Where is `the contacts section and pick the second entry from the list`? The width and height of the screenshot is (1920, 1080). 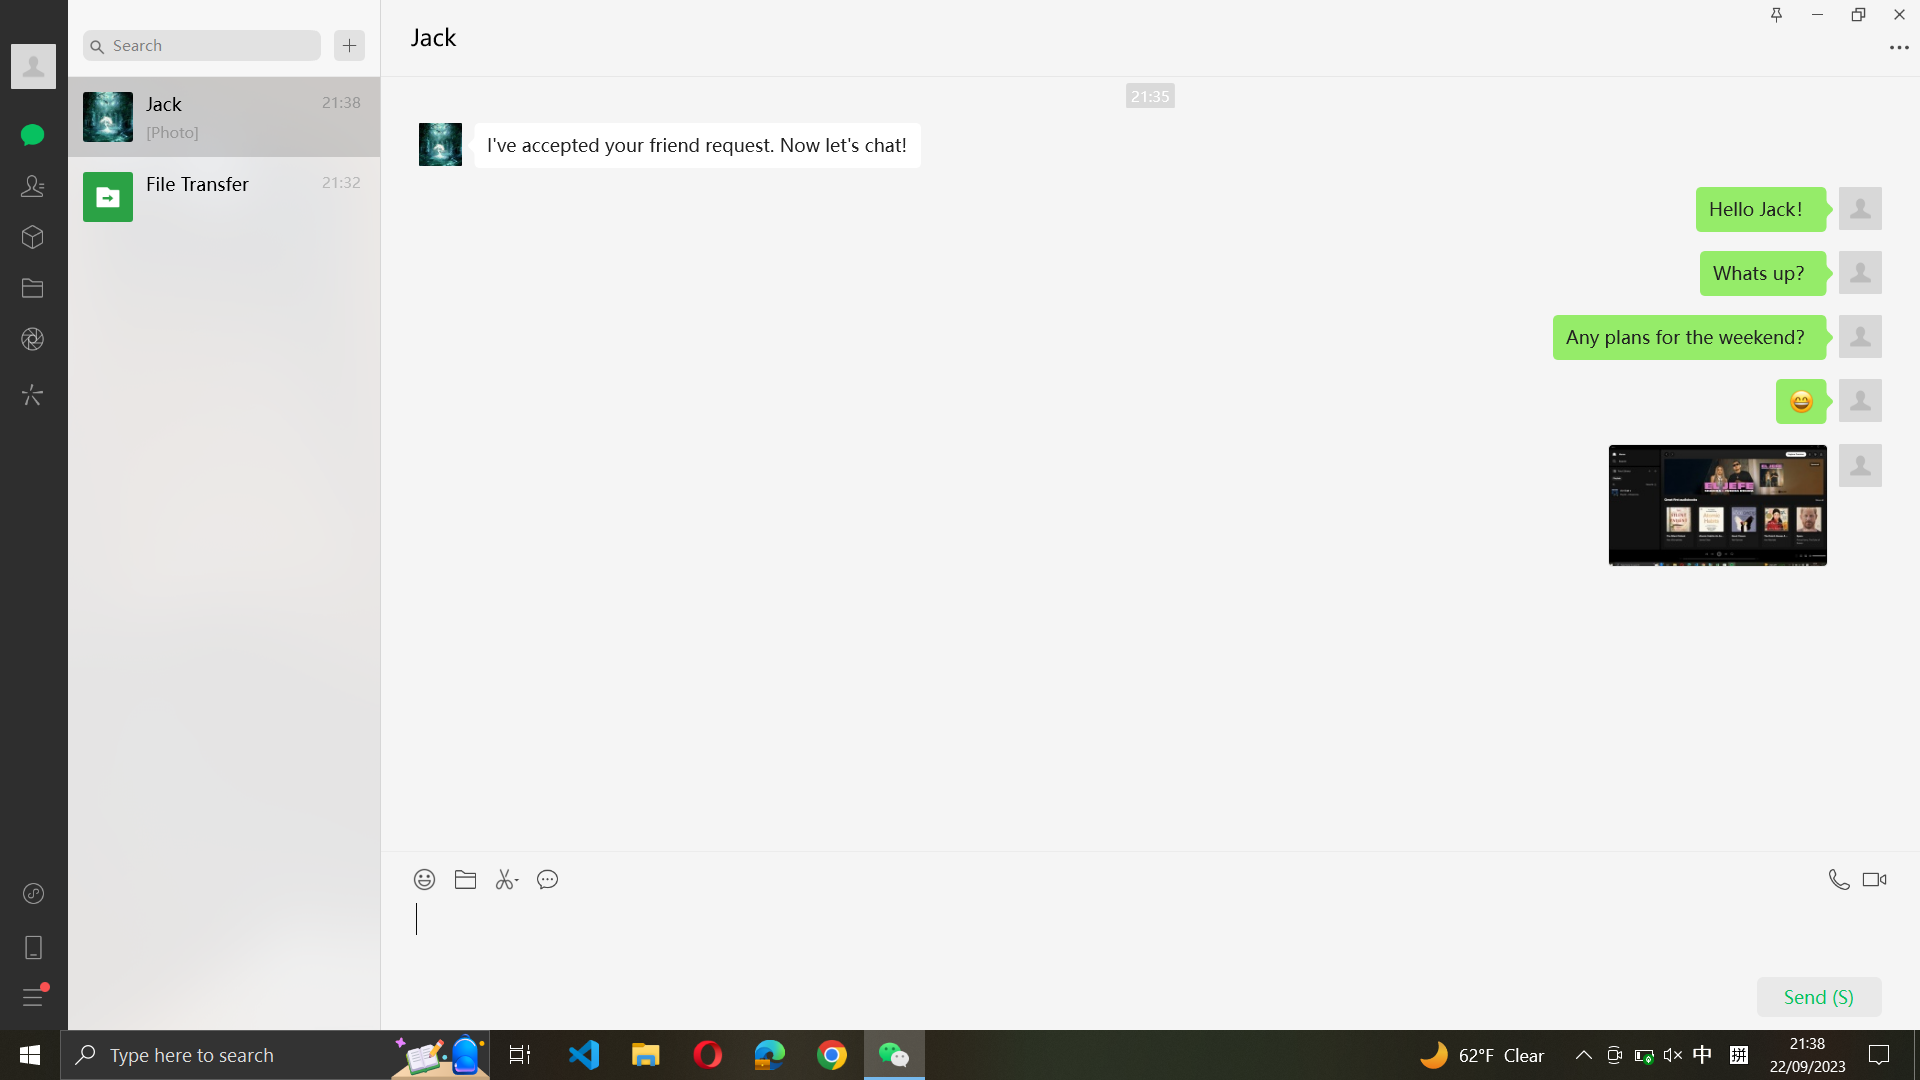 the contacts section and pick the second entry from the list is located at coordinates (33, 185).